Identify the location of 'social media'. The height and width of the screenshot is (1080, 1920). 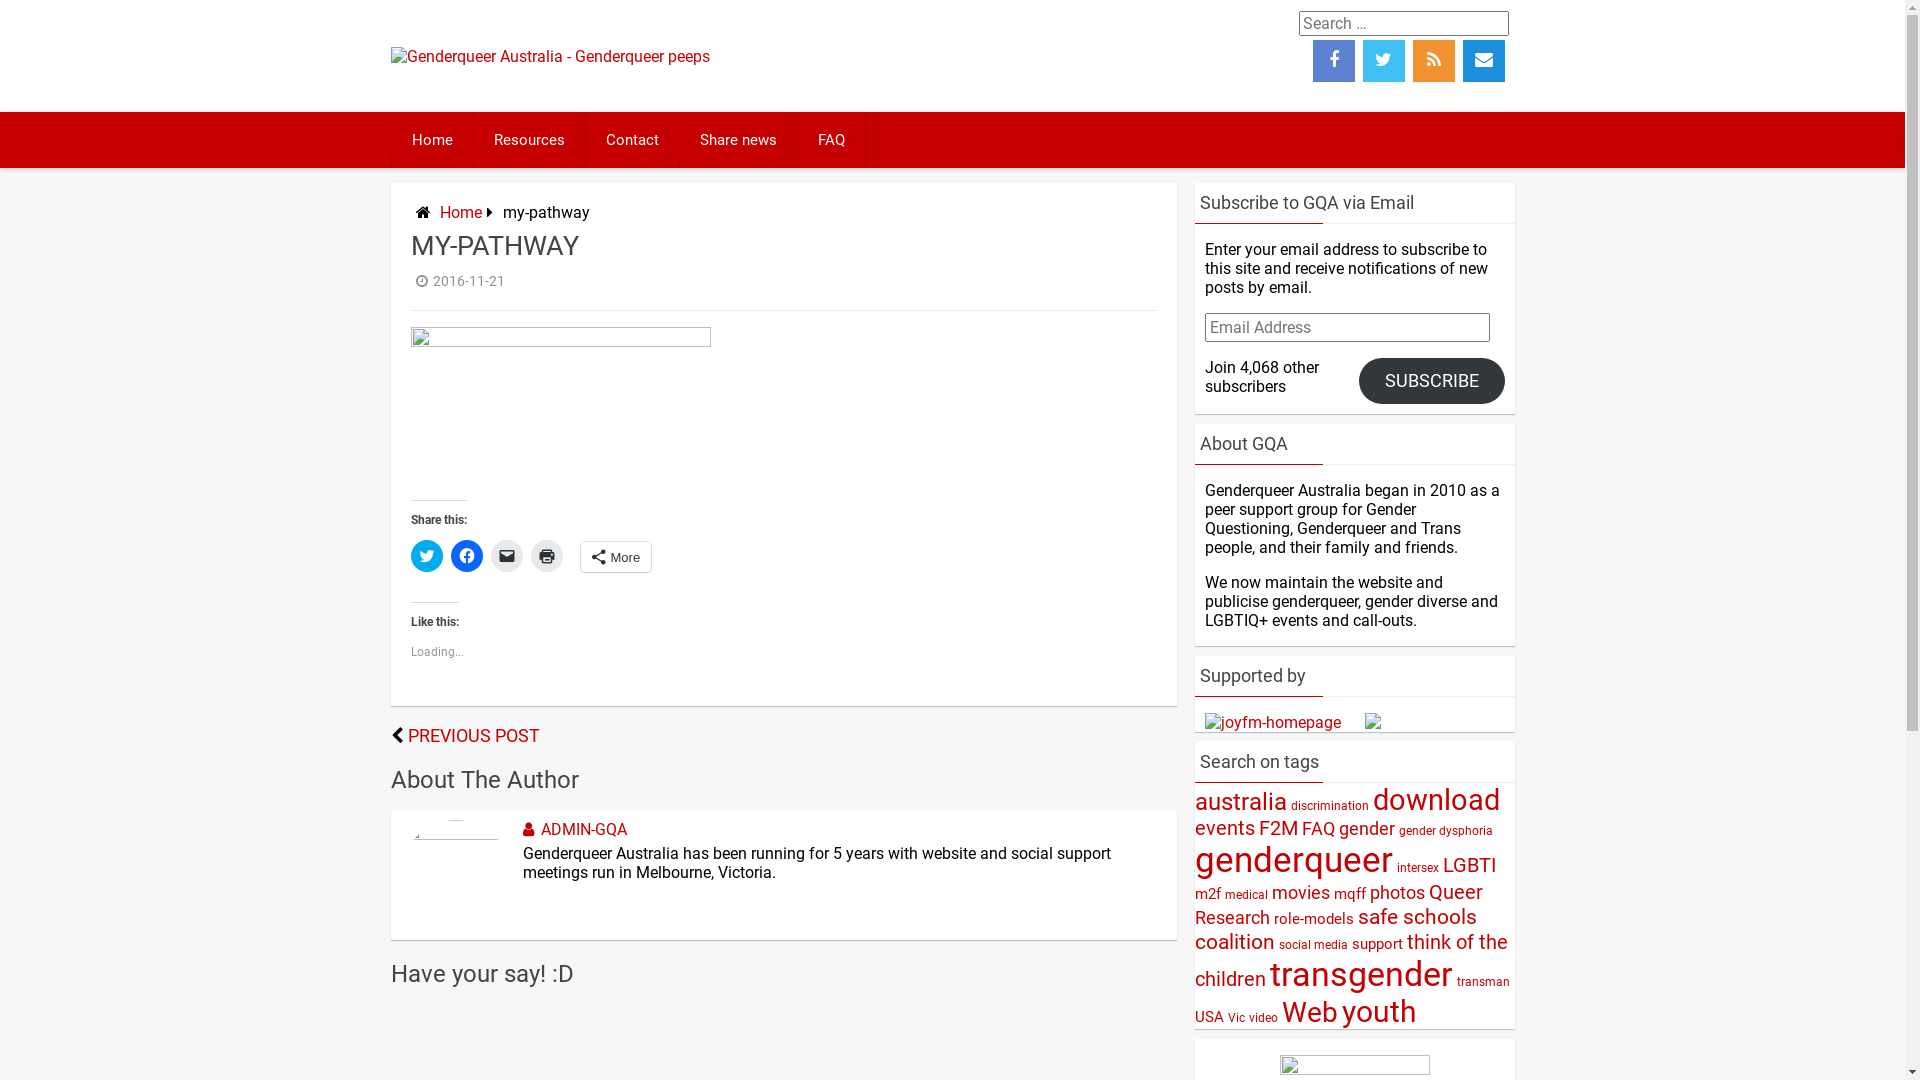
(1312, 945).